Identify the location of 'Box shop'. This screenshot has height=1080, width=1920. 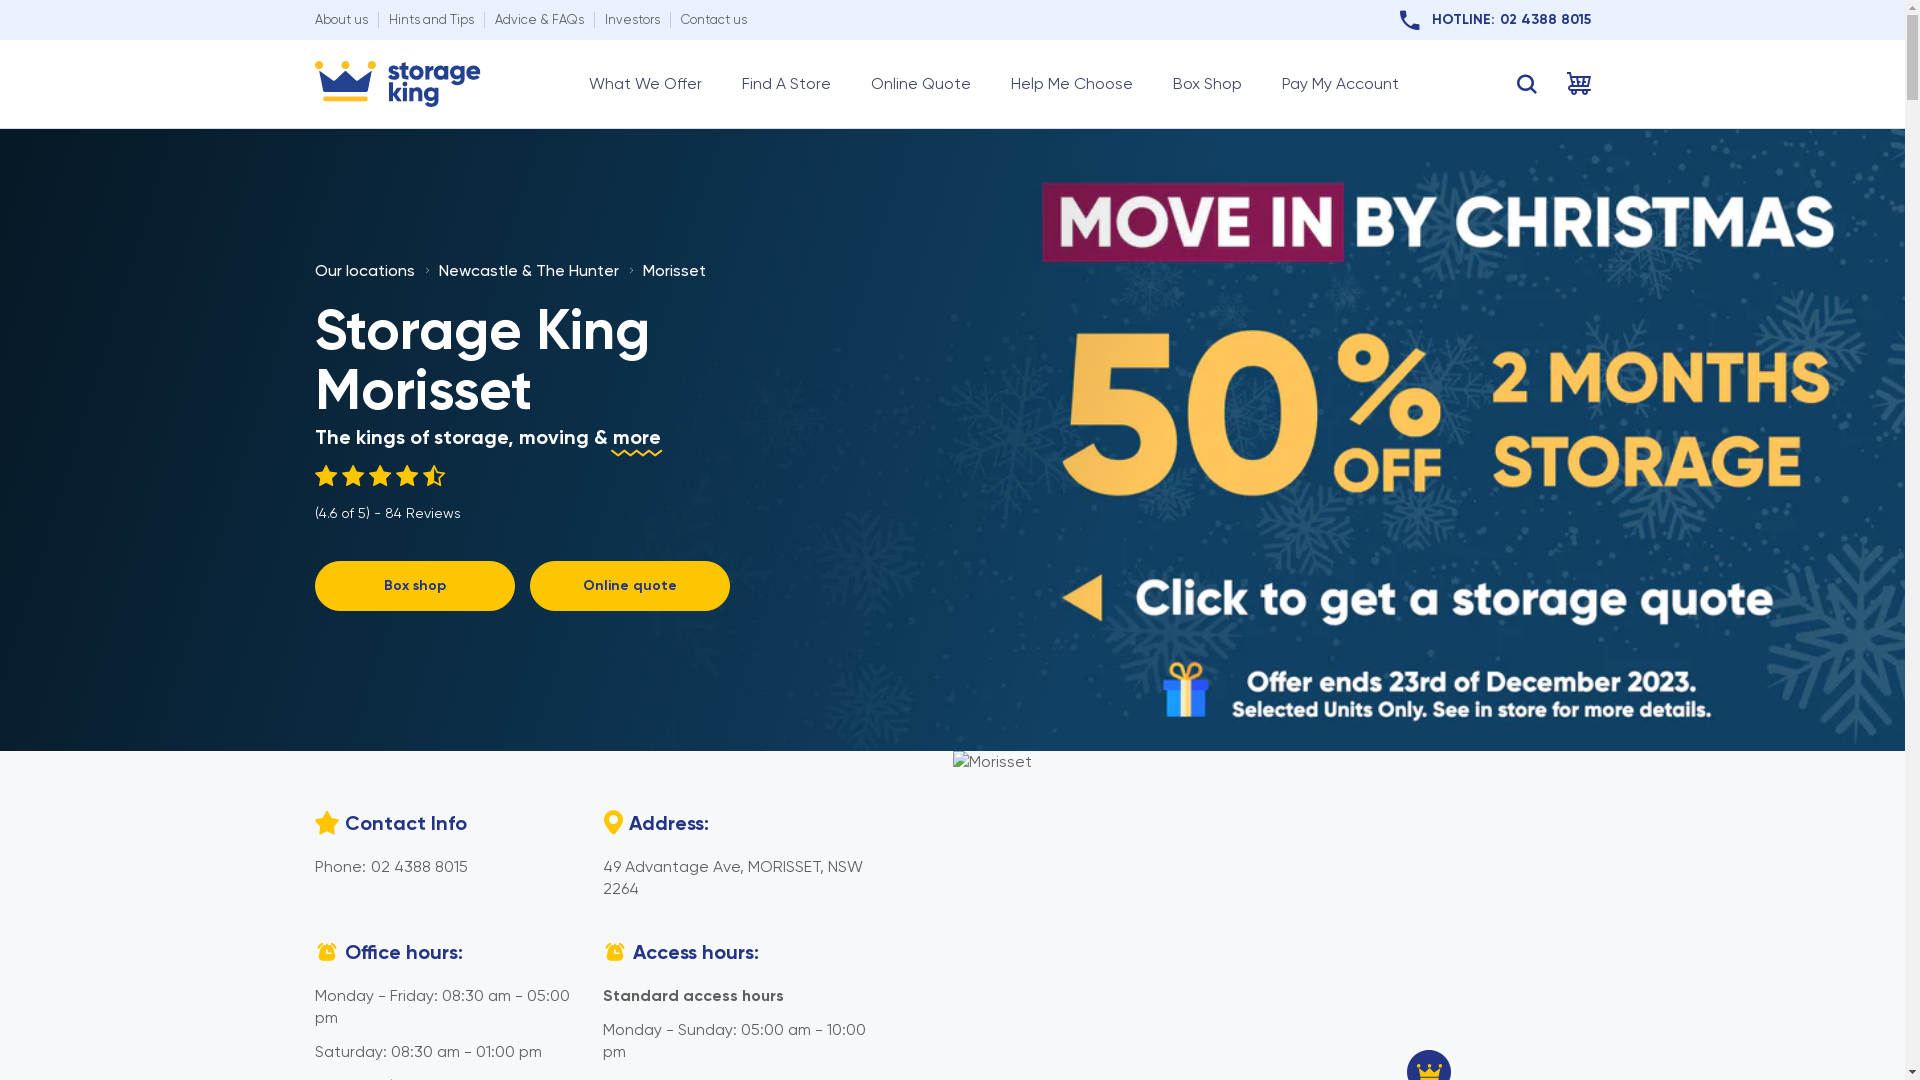
(412, 585).